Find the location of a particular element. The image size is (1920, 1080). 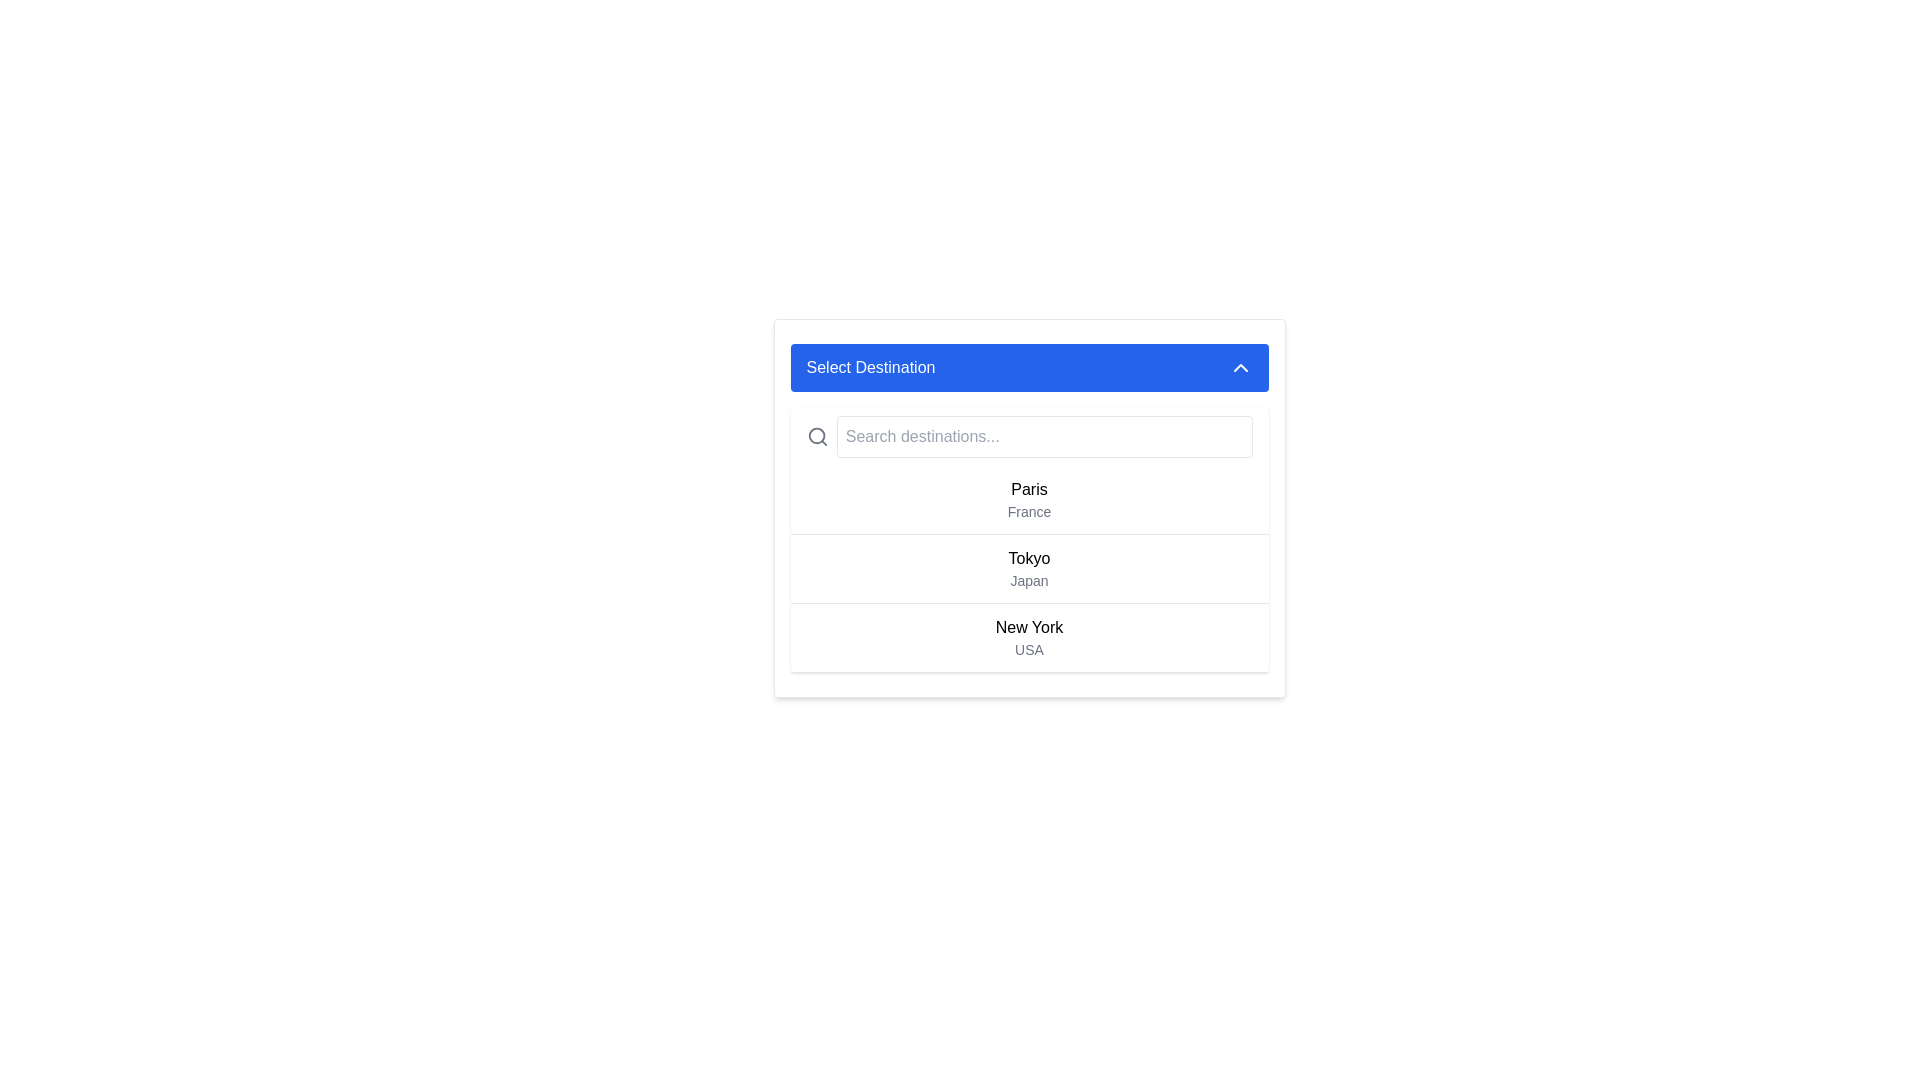

the second option in the dropdown menu representing 'Tokyo, Japan' is located at coordinates (1029, 540).